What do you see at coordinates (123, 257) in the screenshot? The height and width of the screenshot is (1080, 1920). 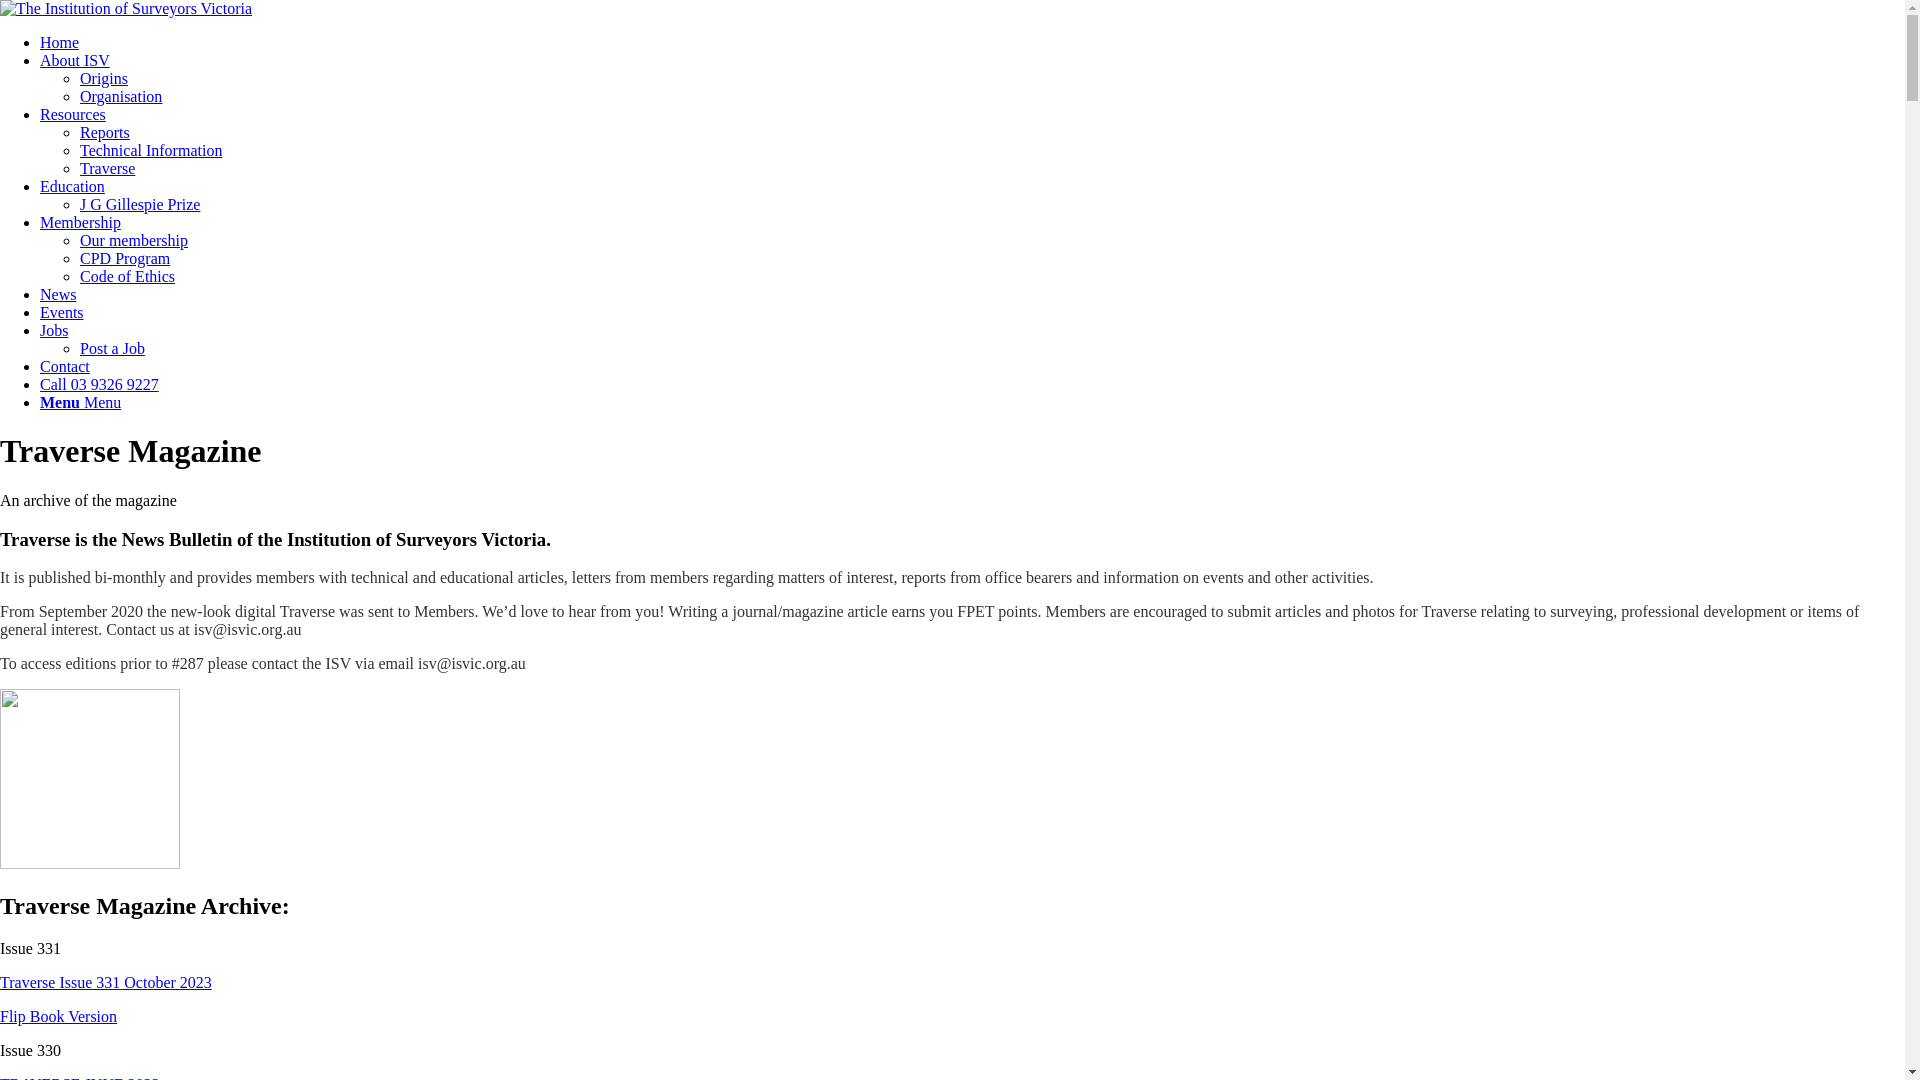 I see `'CPD Program'` at bounding box center [123, 257].